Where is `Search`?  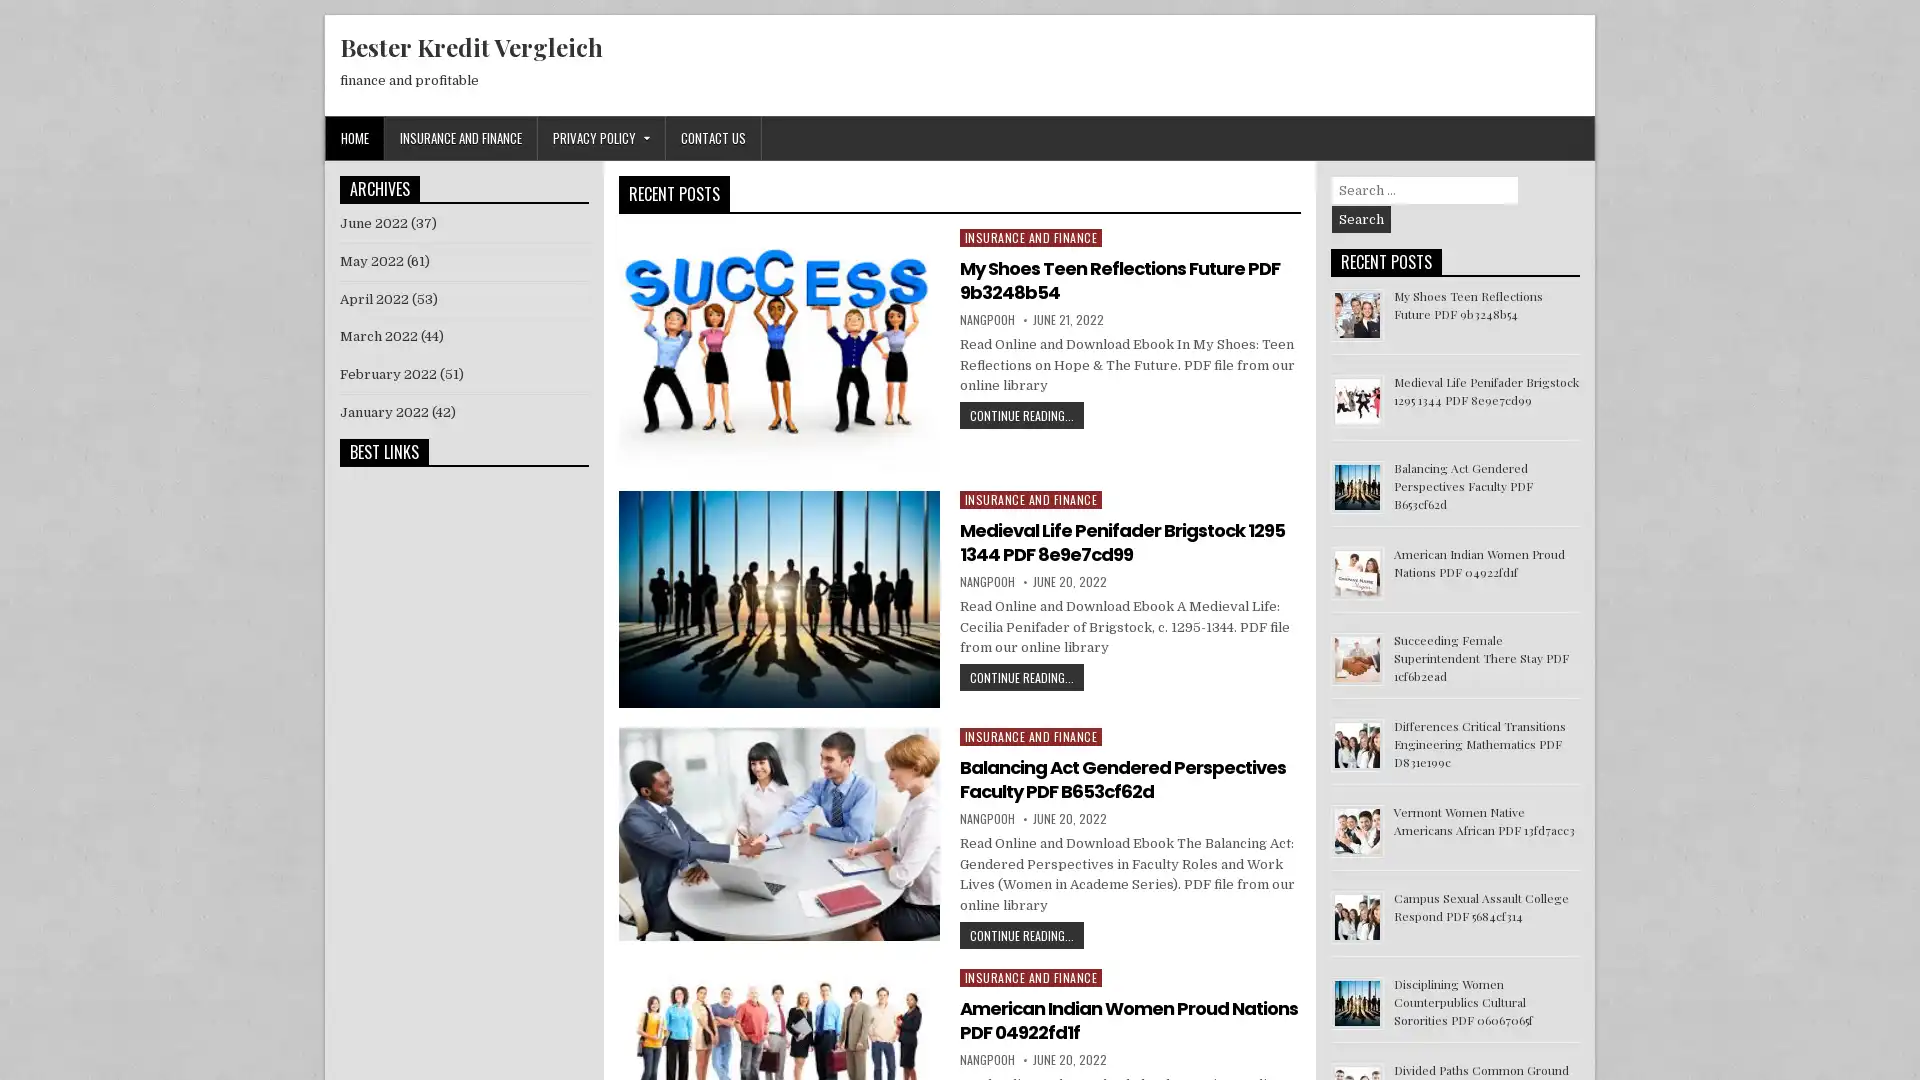 Search is located at coordinates (1360, 219).